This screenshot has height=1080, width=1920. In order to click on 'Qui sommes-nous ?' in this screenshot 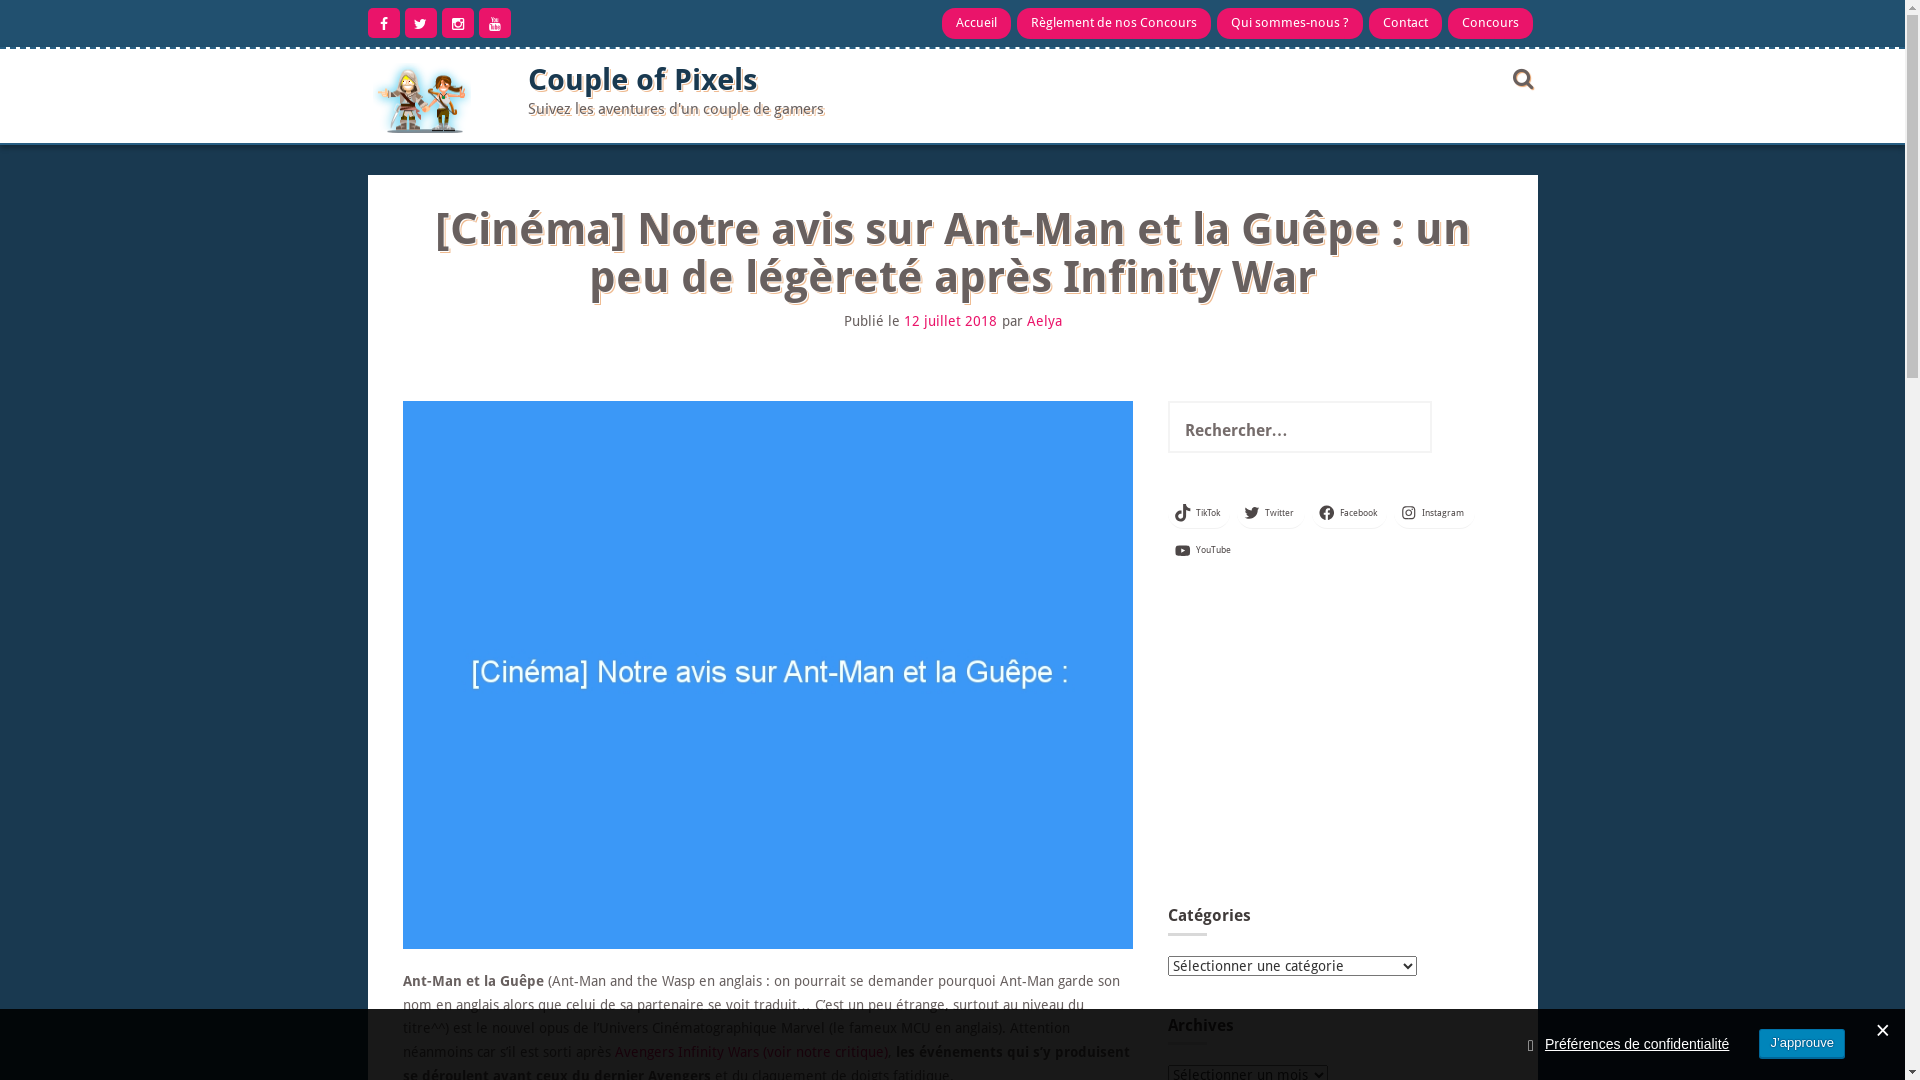, I will do `click(1214, 23)`.